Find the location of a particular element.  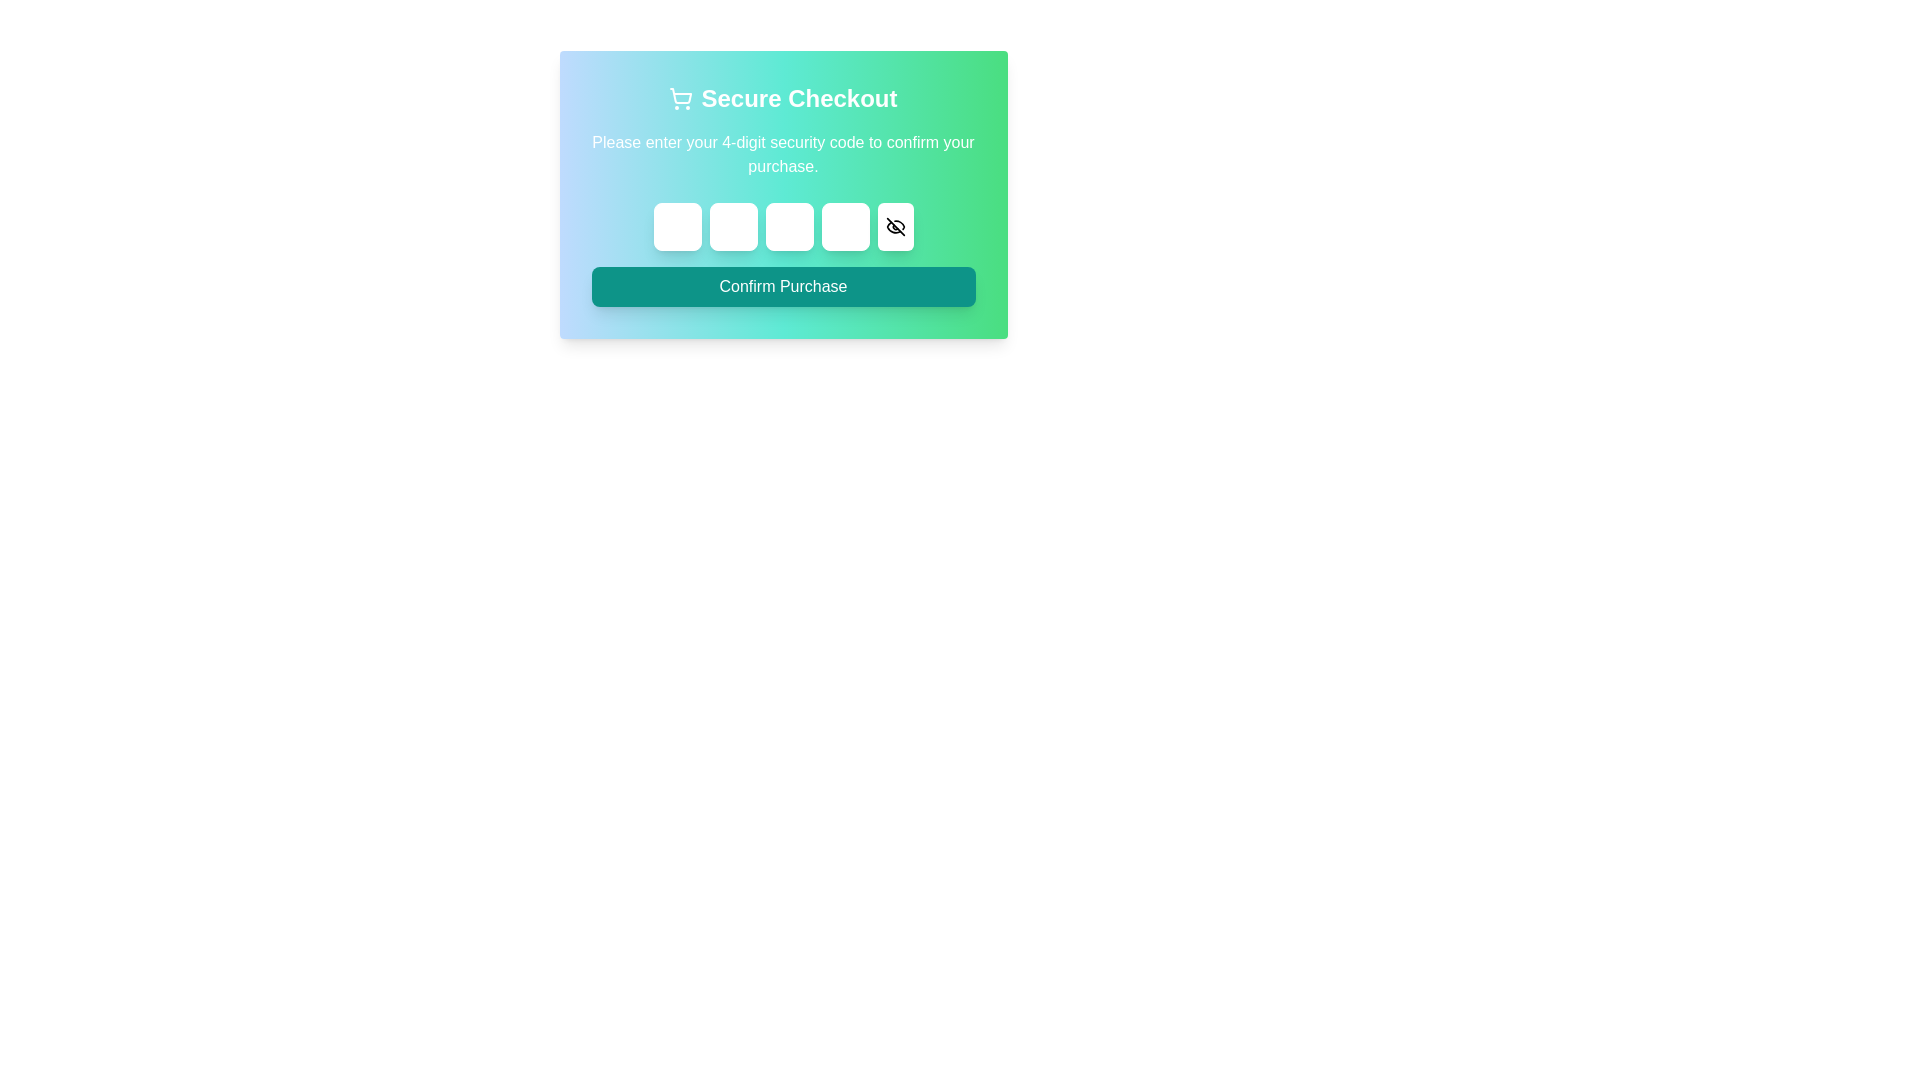

the second input field in the row of four single-character input boxes by tabbing into it is located at coordinates (732, 226).